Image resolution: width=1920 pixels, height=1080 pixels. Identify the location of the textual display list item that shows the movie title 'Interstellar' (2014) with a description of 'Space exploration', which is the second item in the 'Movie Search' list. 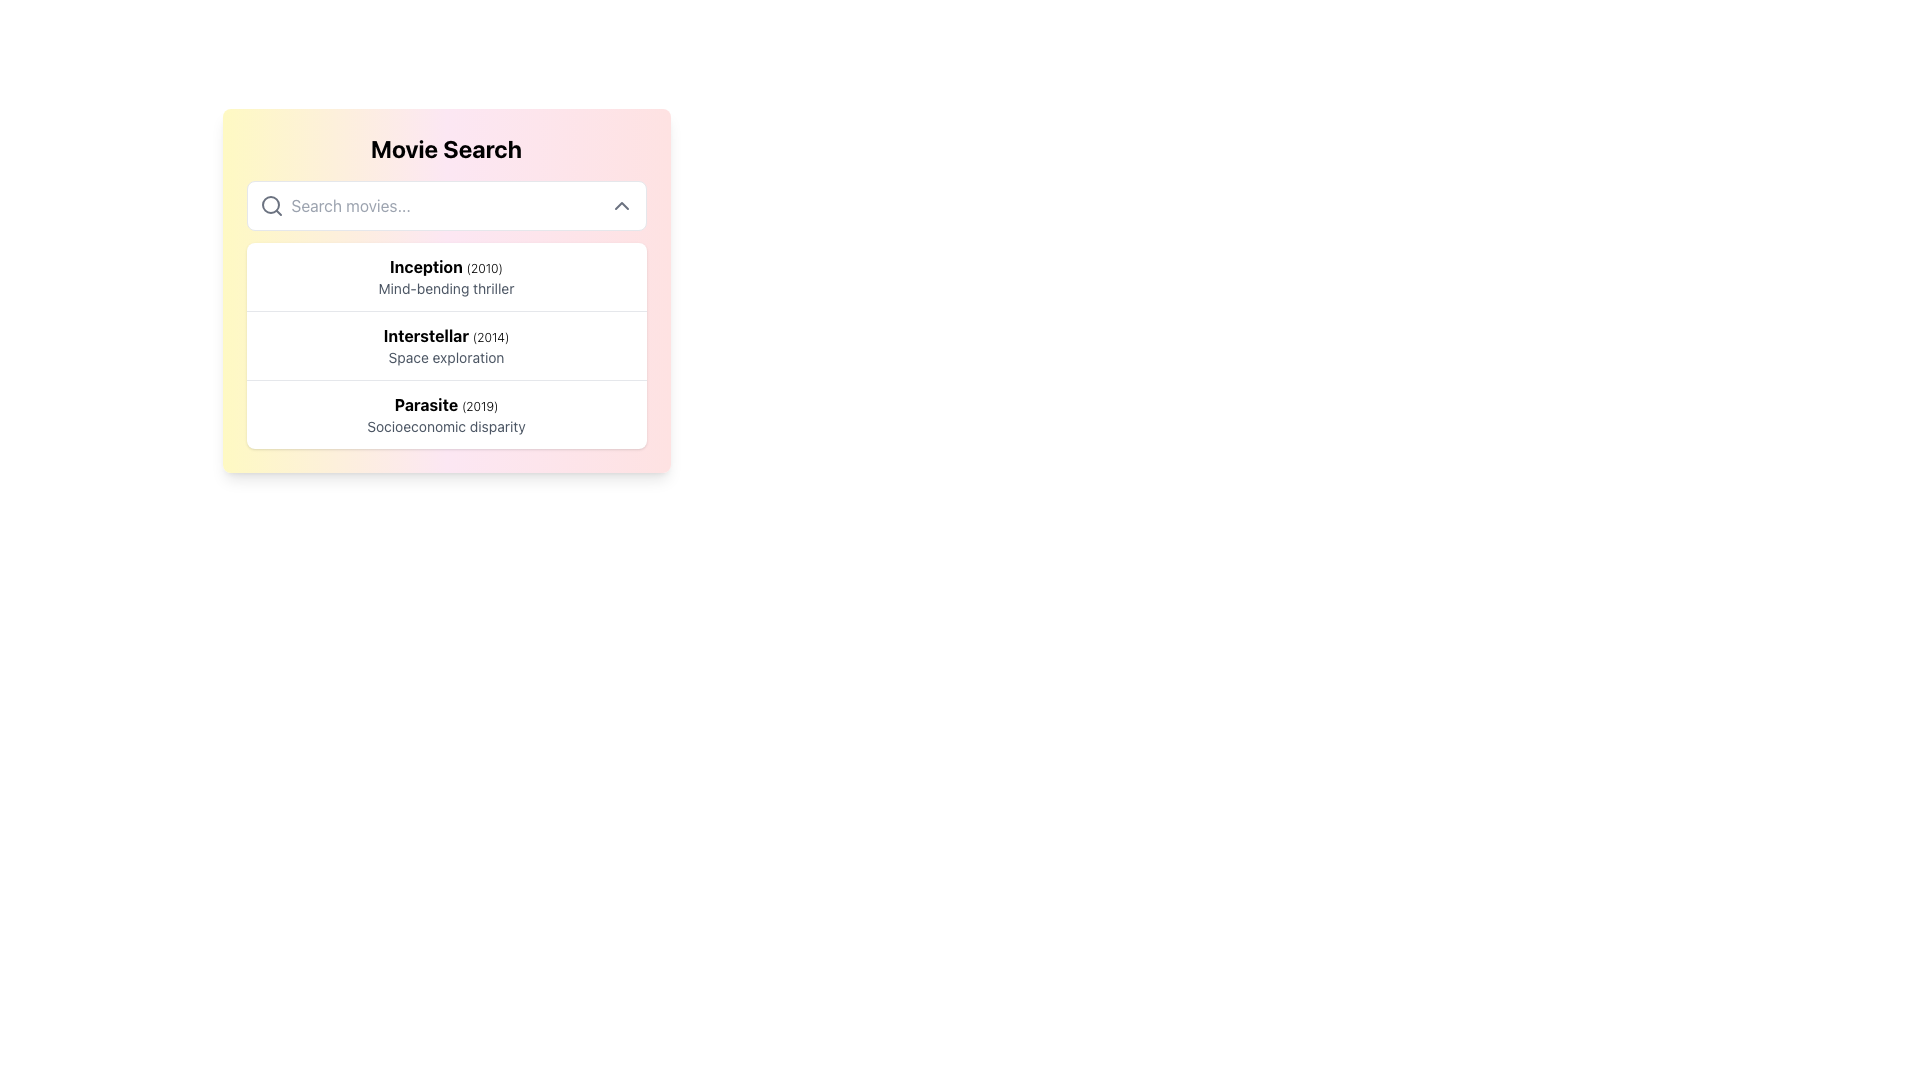
(445, 344).